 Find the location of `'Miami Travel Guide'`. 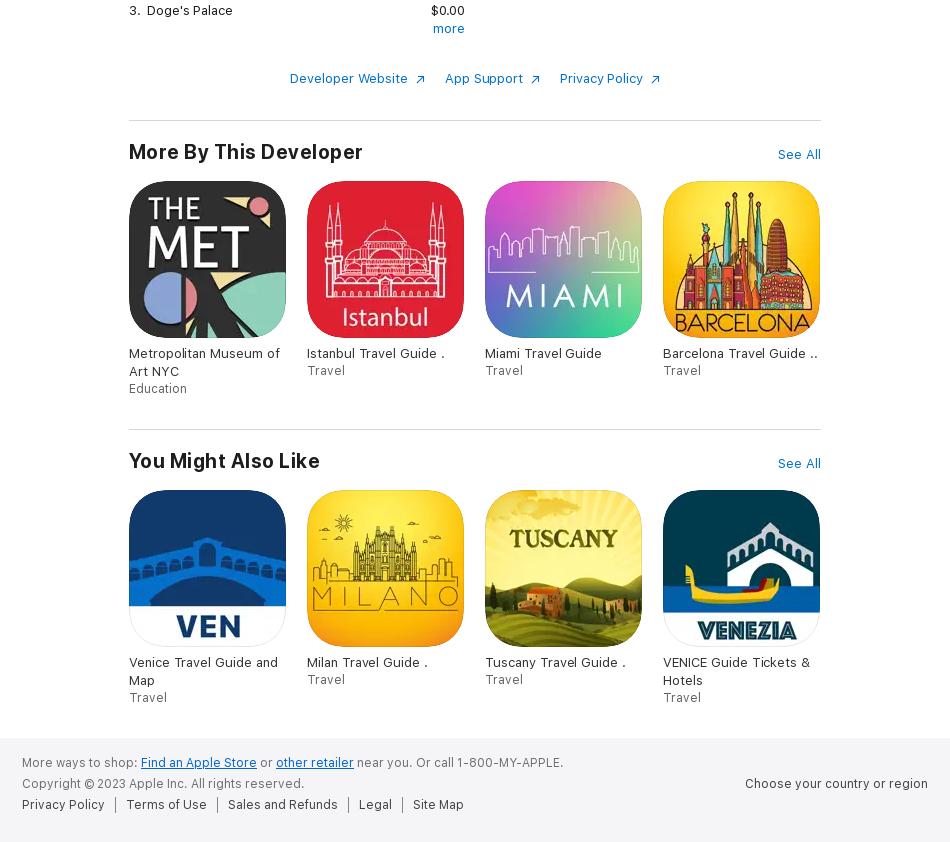

'Miami Travel Guide' is located at coordinates (543, 352).